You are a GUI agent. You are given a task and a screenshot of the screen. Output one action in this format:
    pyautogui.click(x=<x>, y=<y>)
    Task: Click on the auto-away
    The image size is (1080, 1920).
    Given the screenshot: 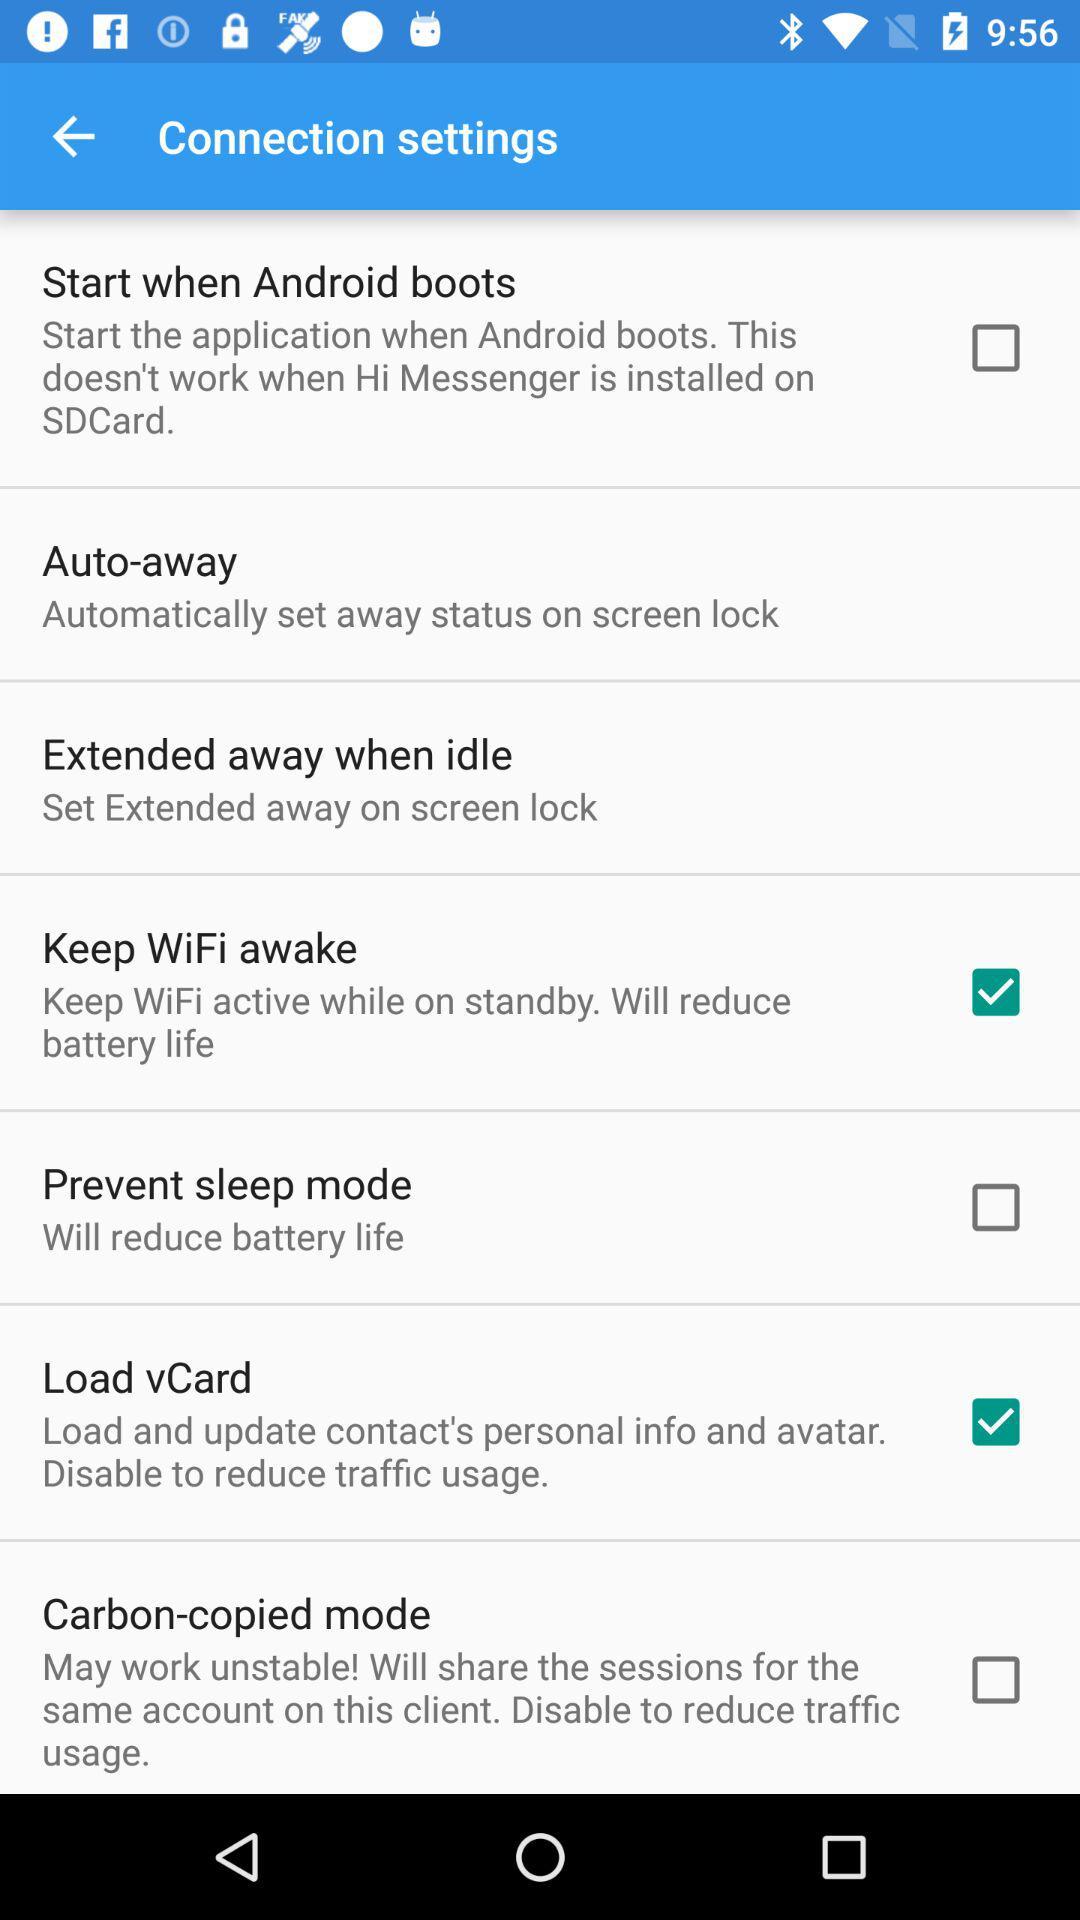 What is the action you would take?
    pyautogui.click(x=138, y=559)
    